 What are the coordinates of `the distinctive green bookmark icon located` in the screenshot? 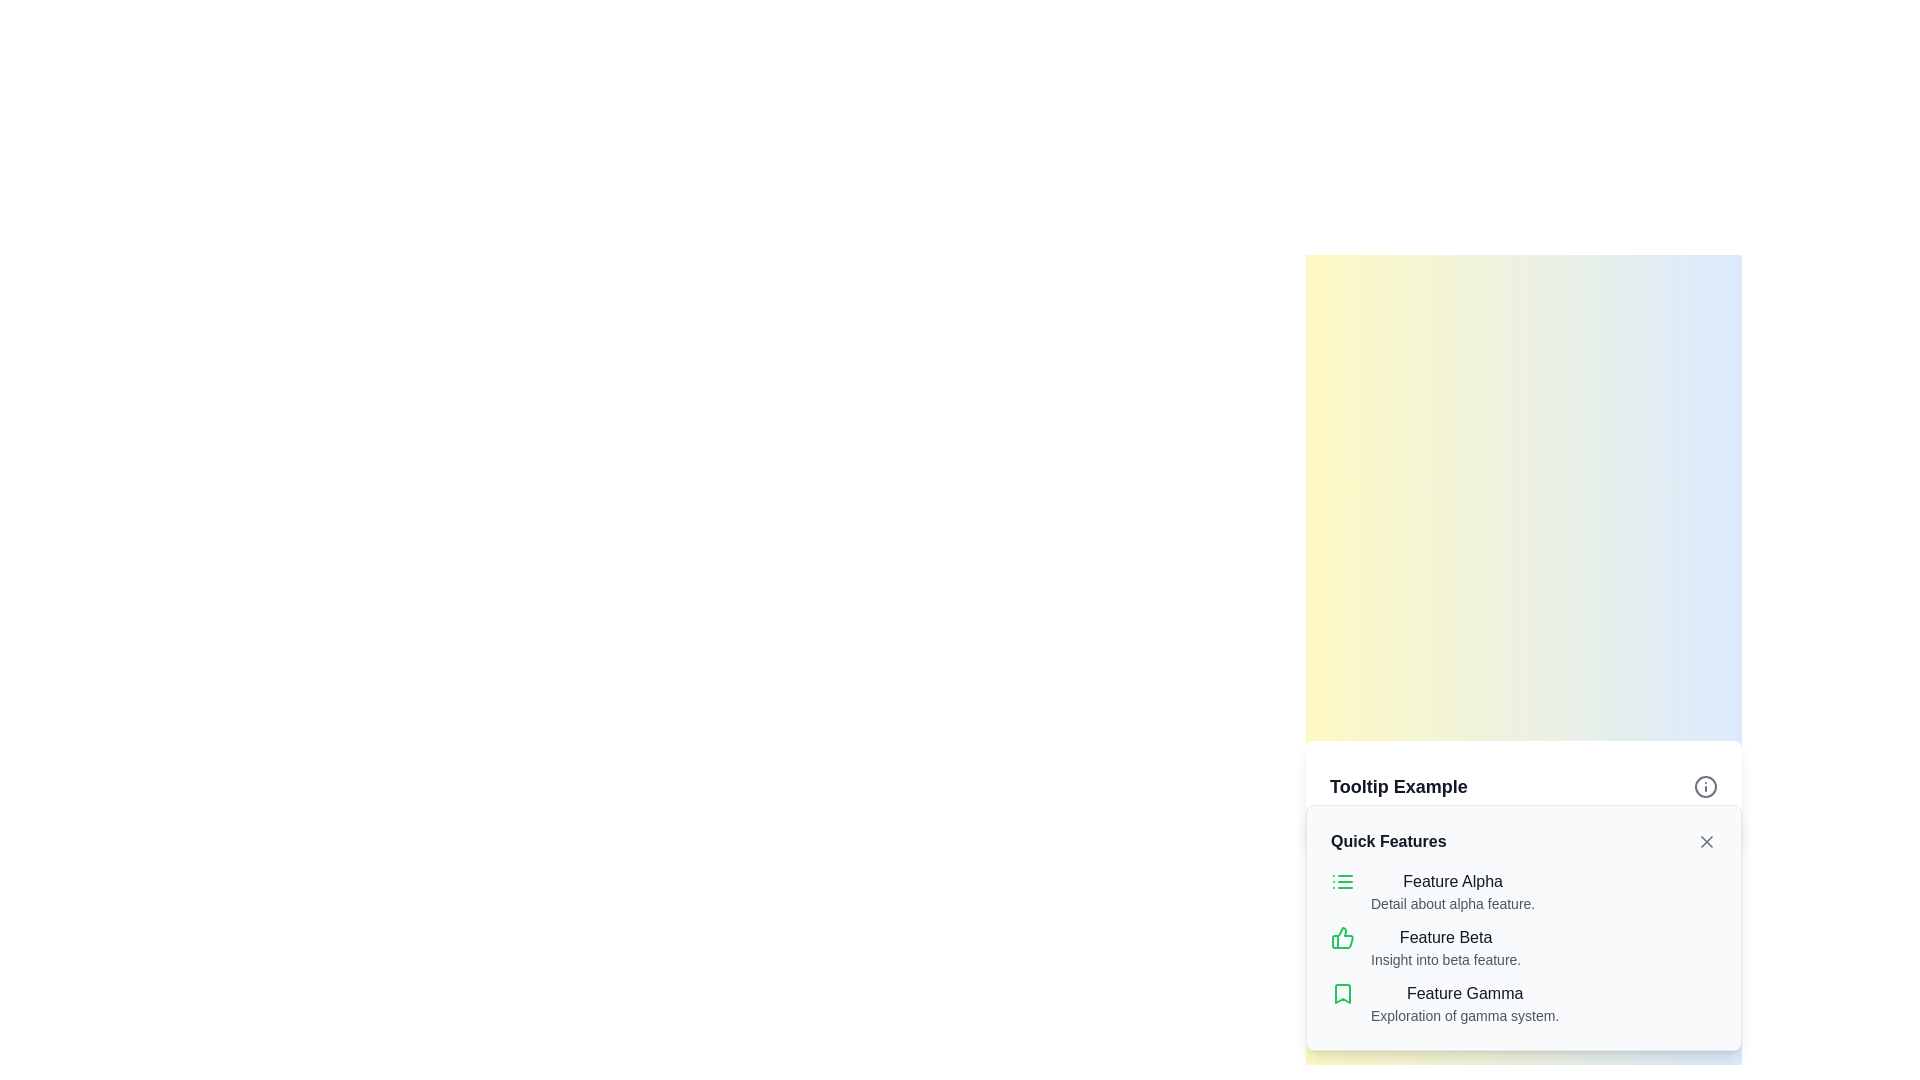 It's located at (1343, 994).